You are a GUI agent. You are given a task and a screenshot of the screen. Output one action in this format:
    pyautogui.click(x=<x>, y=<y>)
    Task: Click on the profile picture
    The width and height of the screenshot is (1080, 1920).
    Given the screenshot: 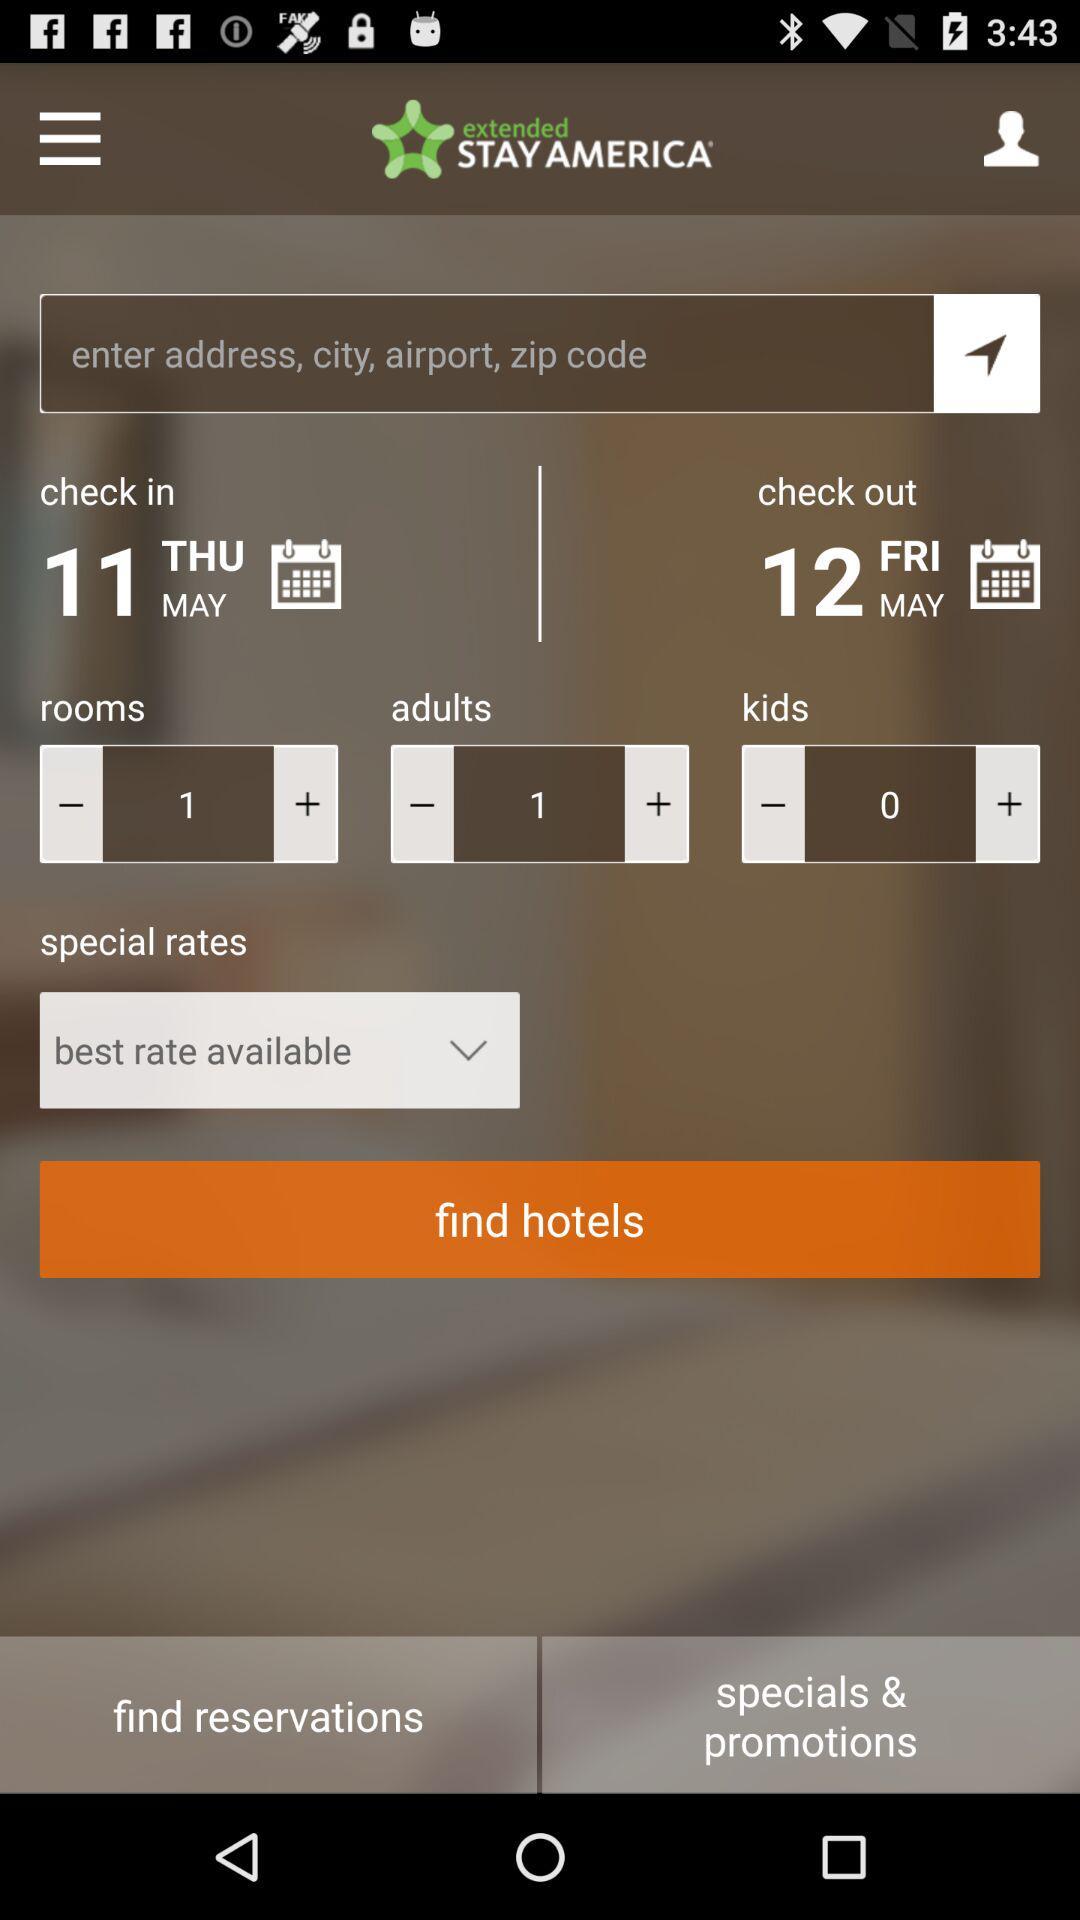 What is the action you would take?
    pyautogui.click(x=1012, y=137)
    